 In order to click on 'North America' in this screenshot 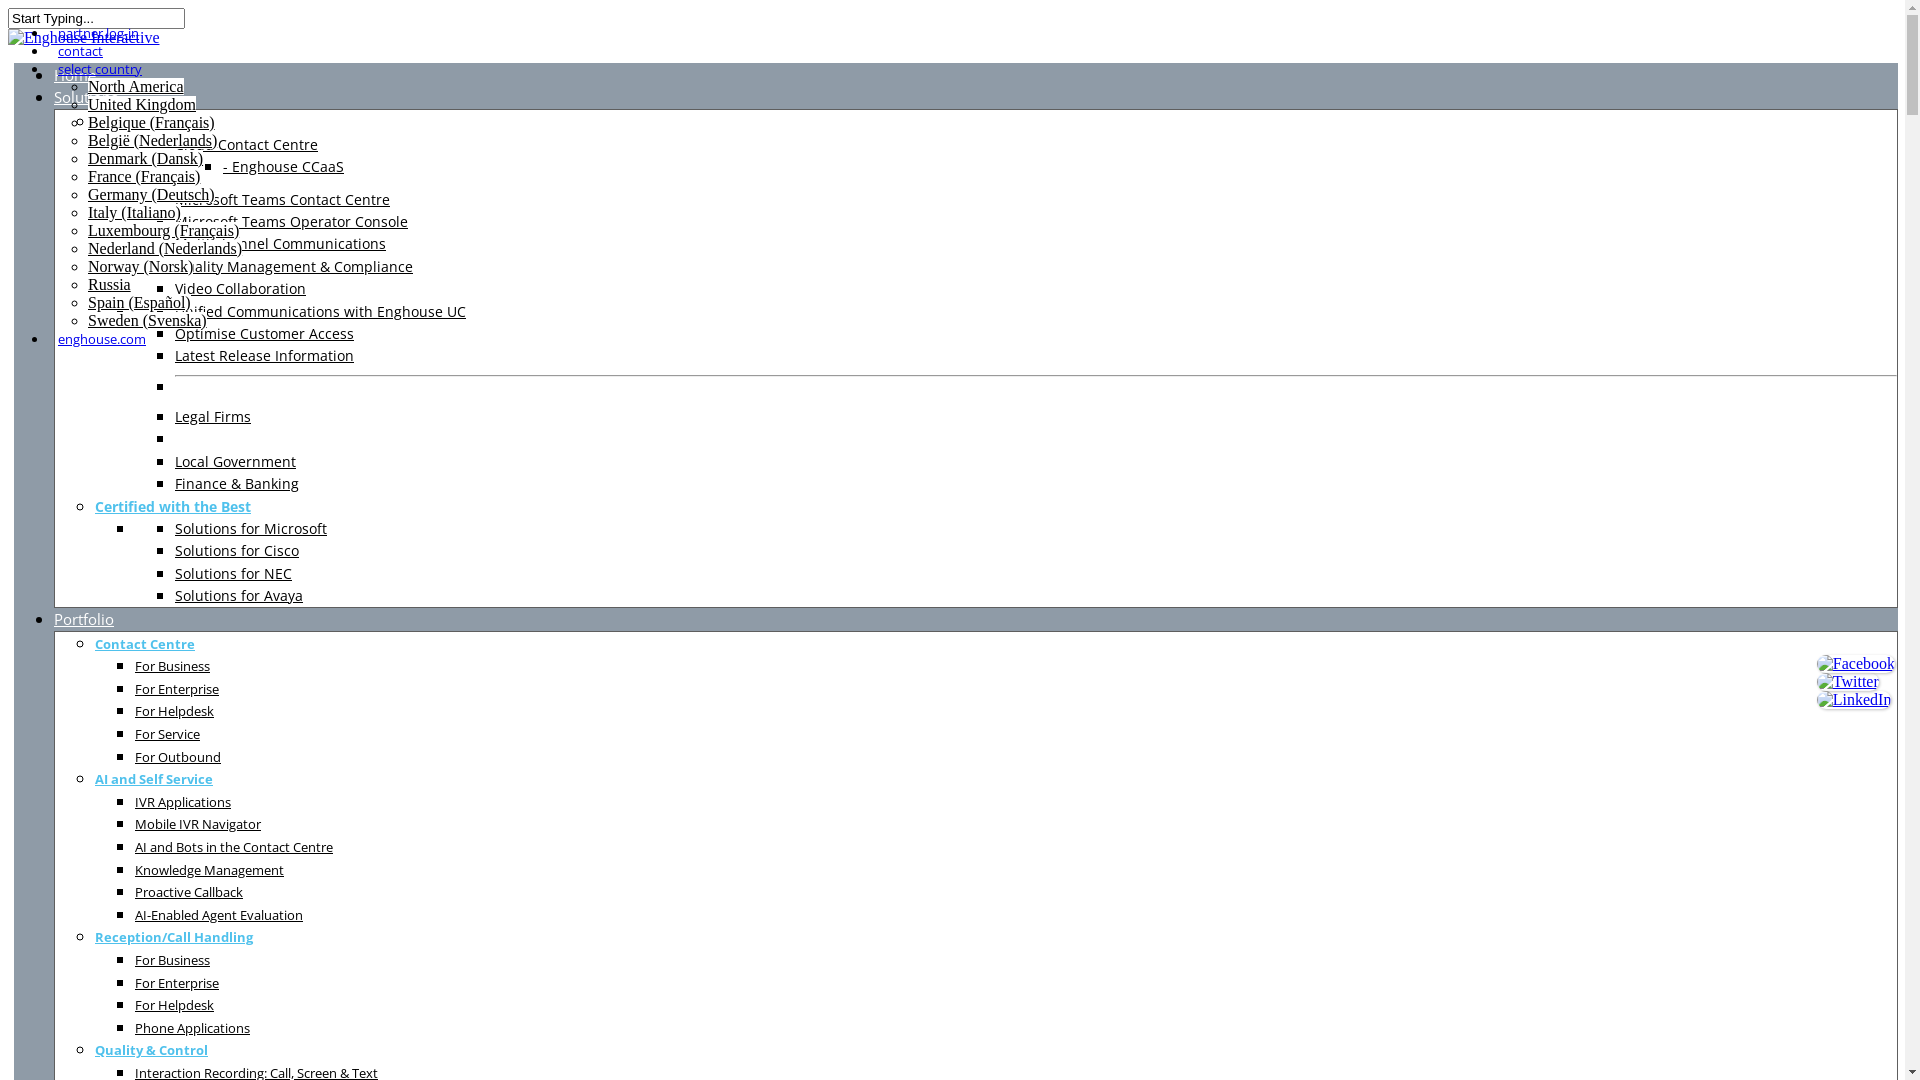, I will do `click(134, 85)`.